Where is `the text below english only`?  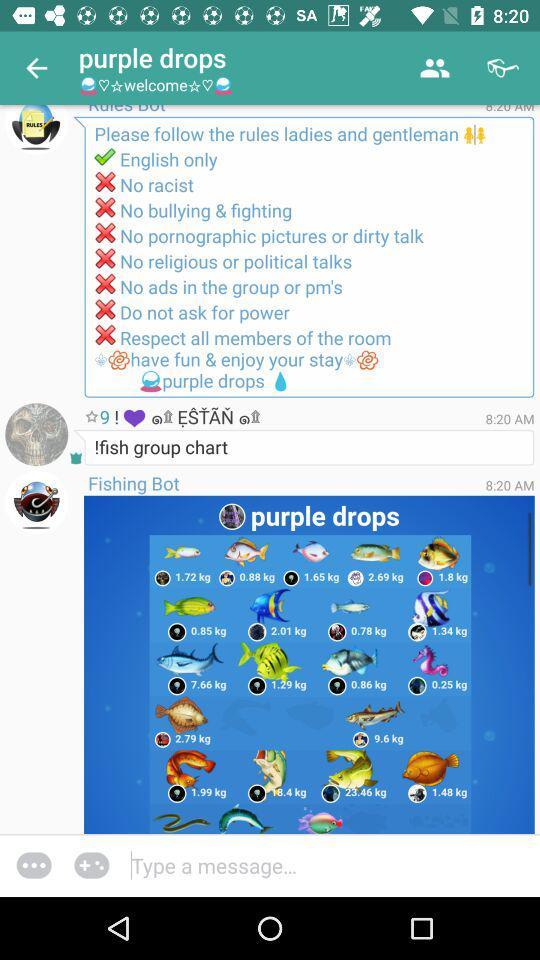 the text below english only is located at coordinates (309, 304).